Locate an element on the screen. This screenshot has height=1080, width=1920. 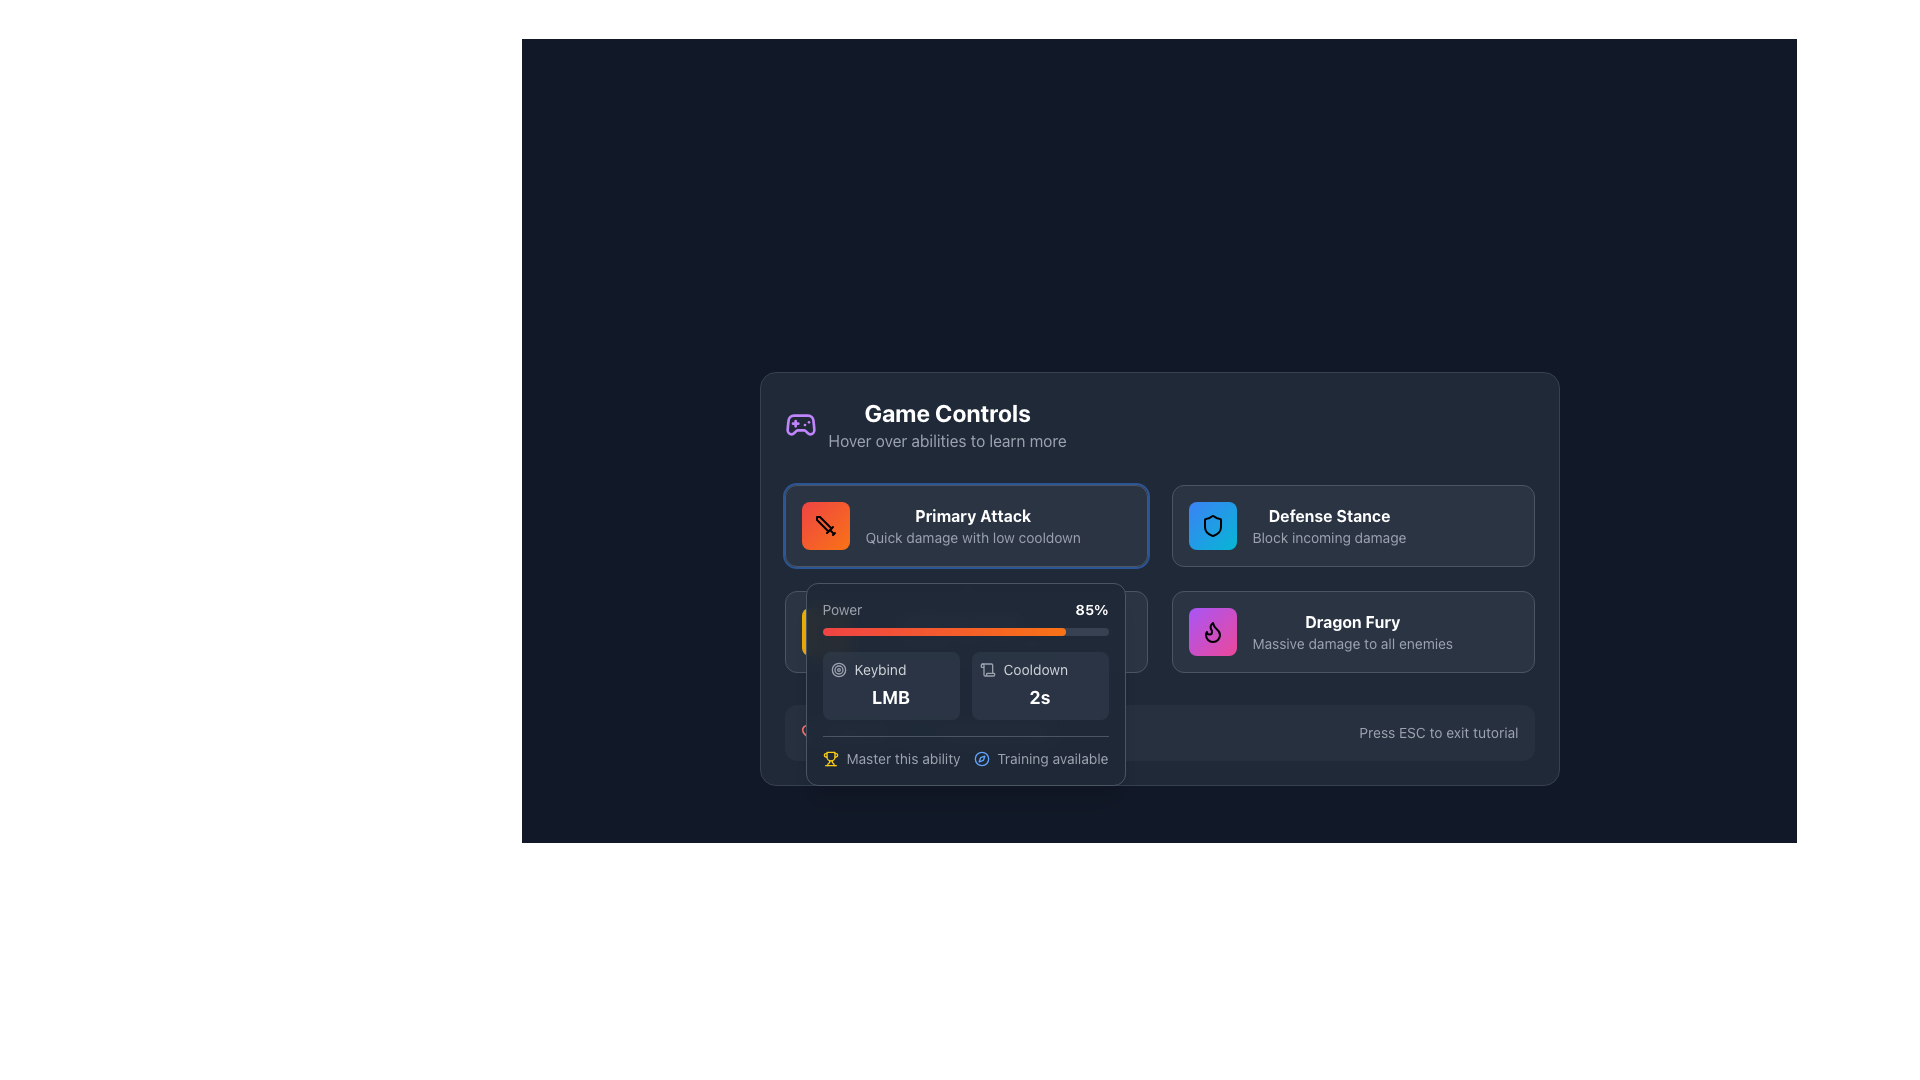
the blue compass icon SVG element located in the bottom left area of the 'Training Available' tooltip is located at coordinates (981, 759).